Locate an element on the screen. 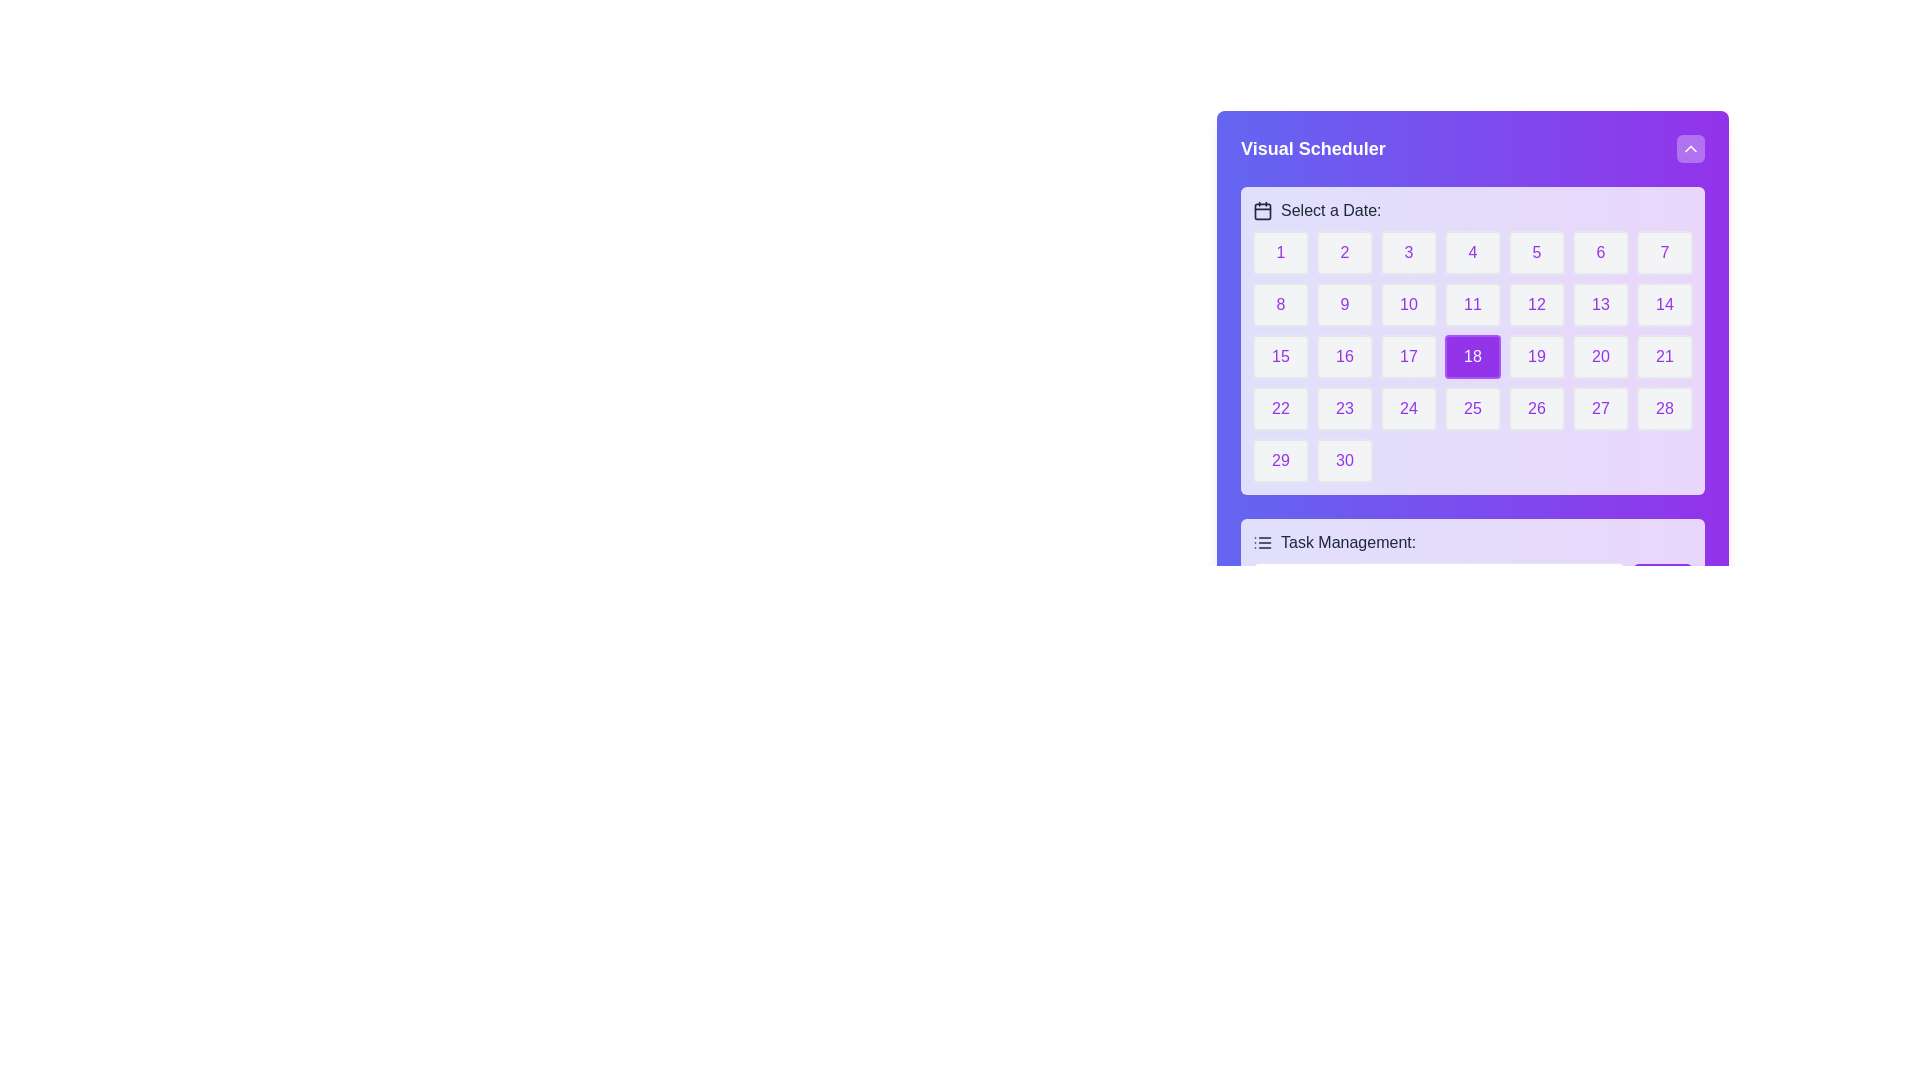 This screenshot has height=1080, width=1920. the button displaying '23', which is a rounded rectangle with a light background and a purple border, using keyboard navigation is located at coordinates (1344, 407).